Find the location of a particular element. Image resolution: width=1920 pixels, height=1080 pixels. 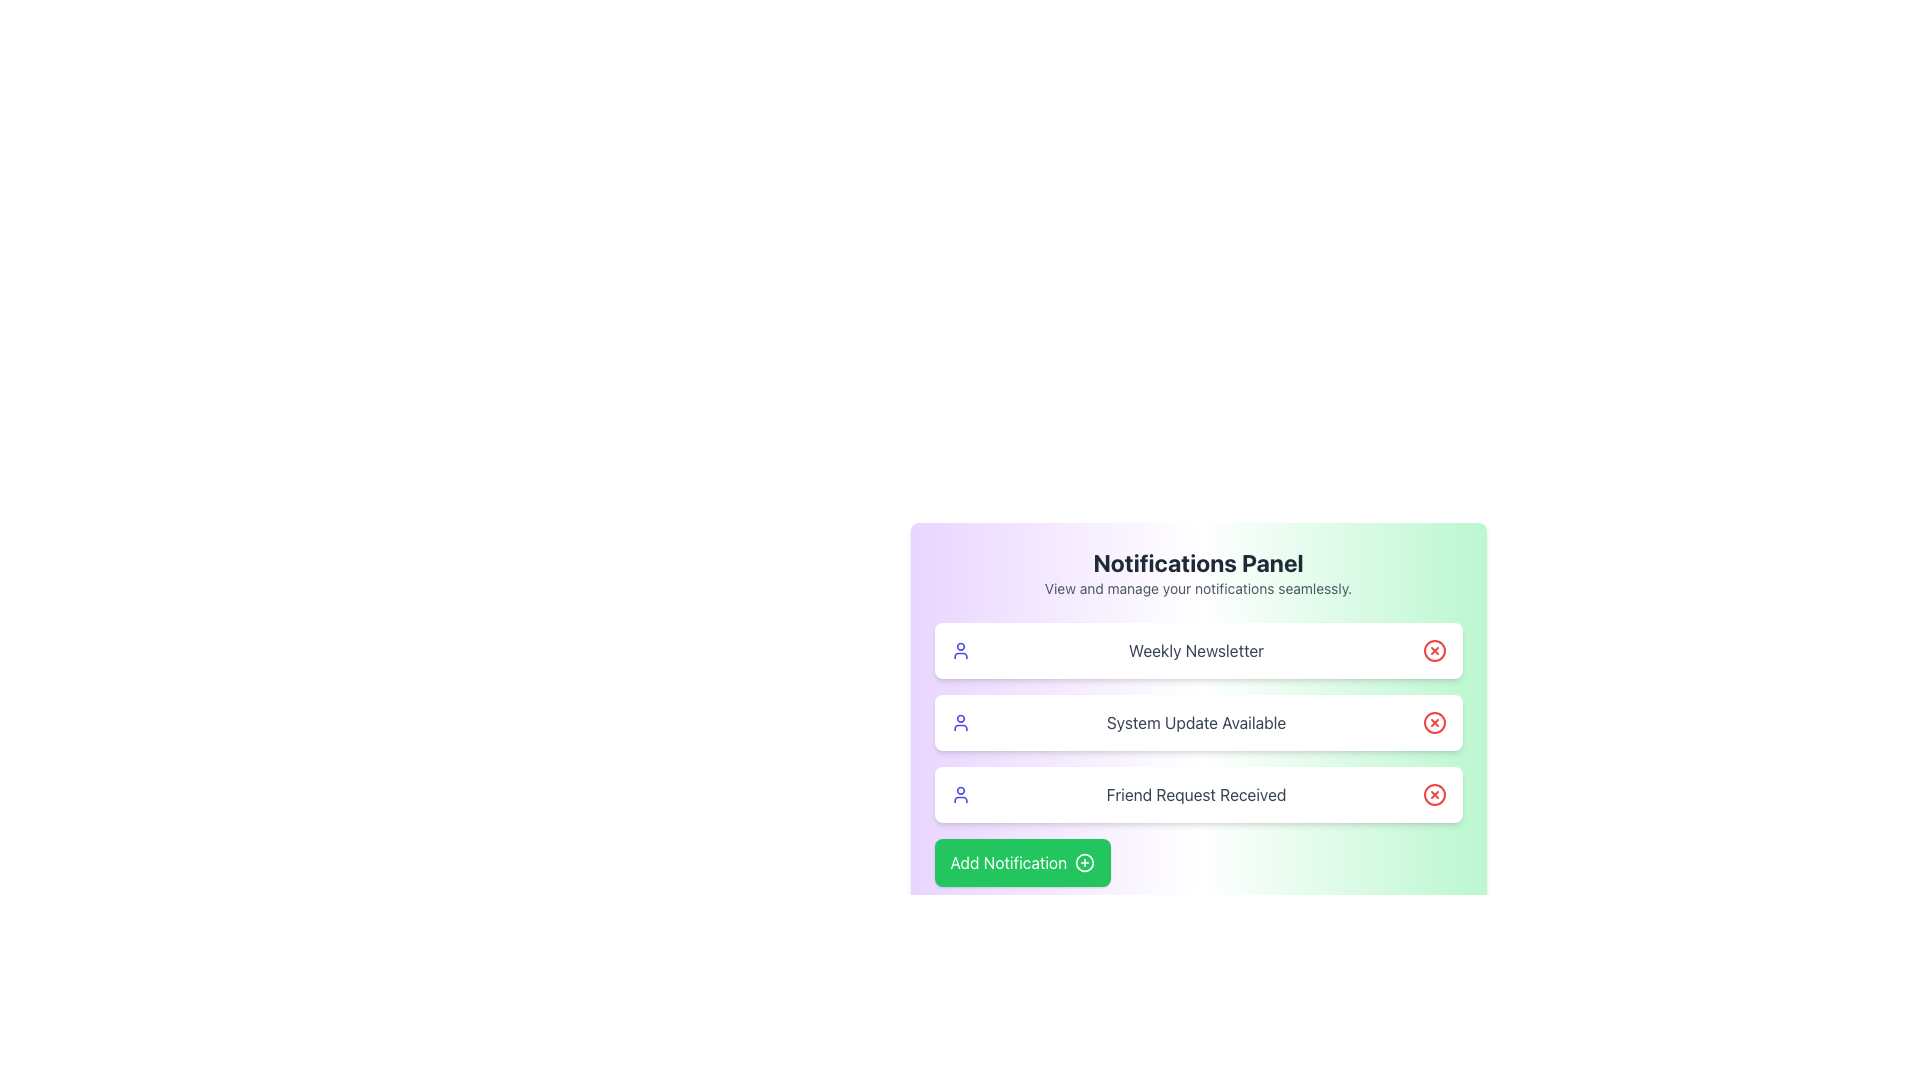

the static text that reads 'View and manage your notifications seamlessly.' located under the 'Notifications Panel' title is located at coordinates (1198, 588).